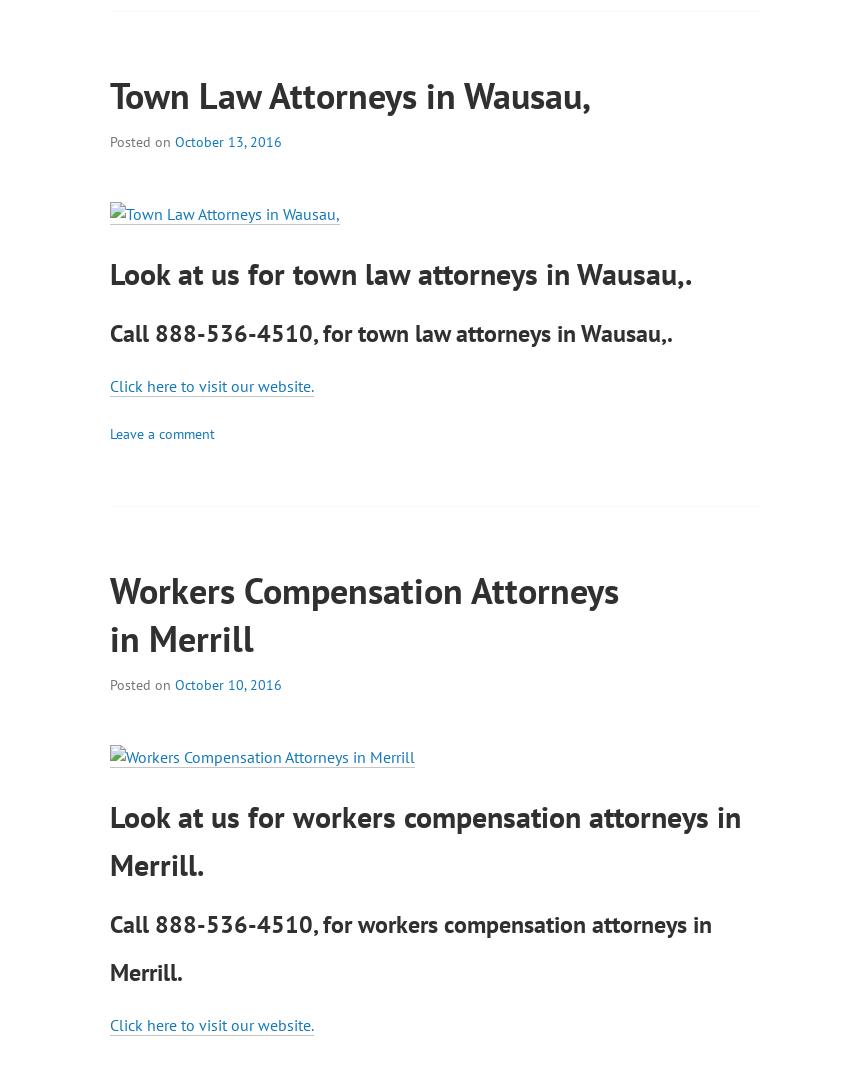 This screenshot has width=868, height=1065. I want to click on 'Call 888-536-4510, for town law attorneys in Wausau,.', so click(391, 331).